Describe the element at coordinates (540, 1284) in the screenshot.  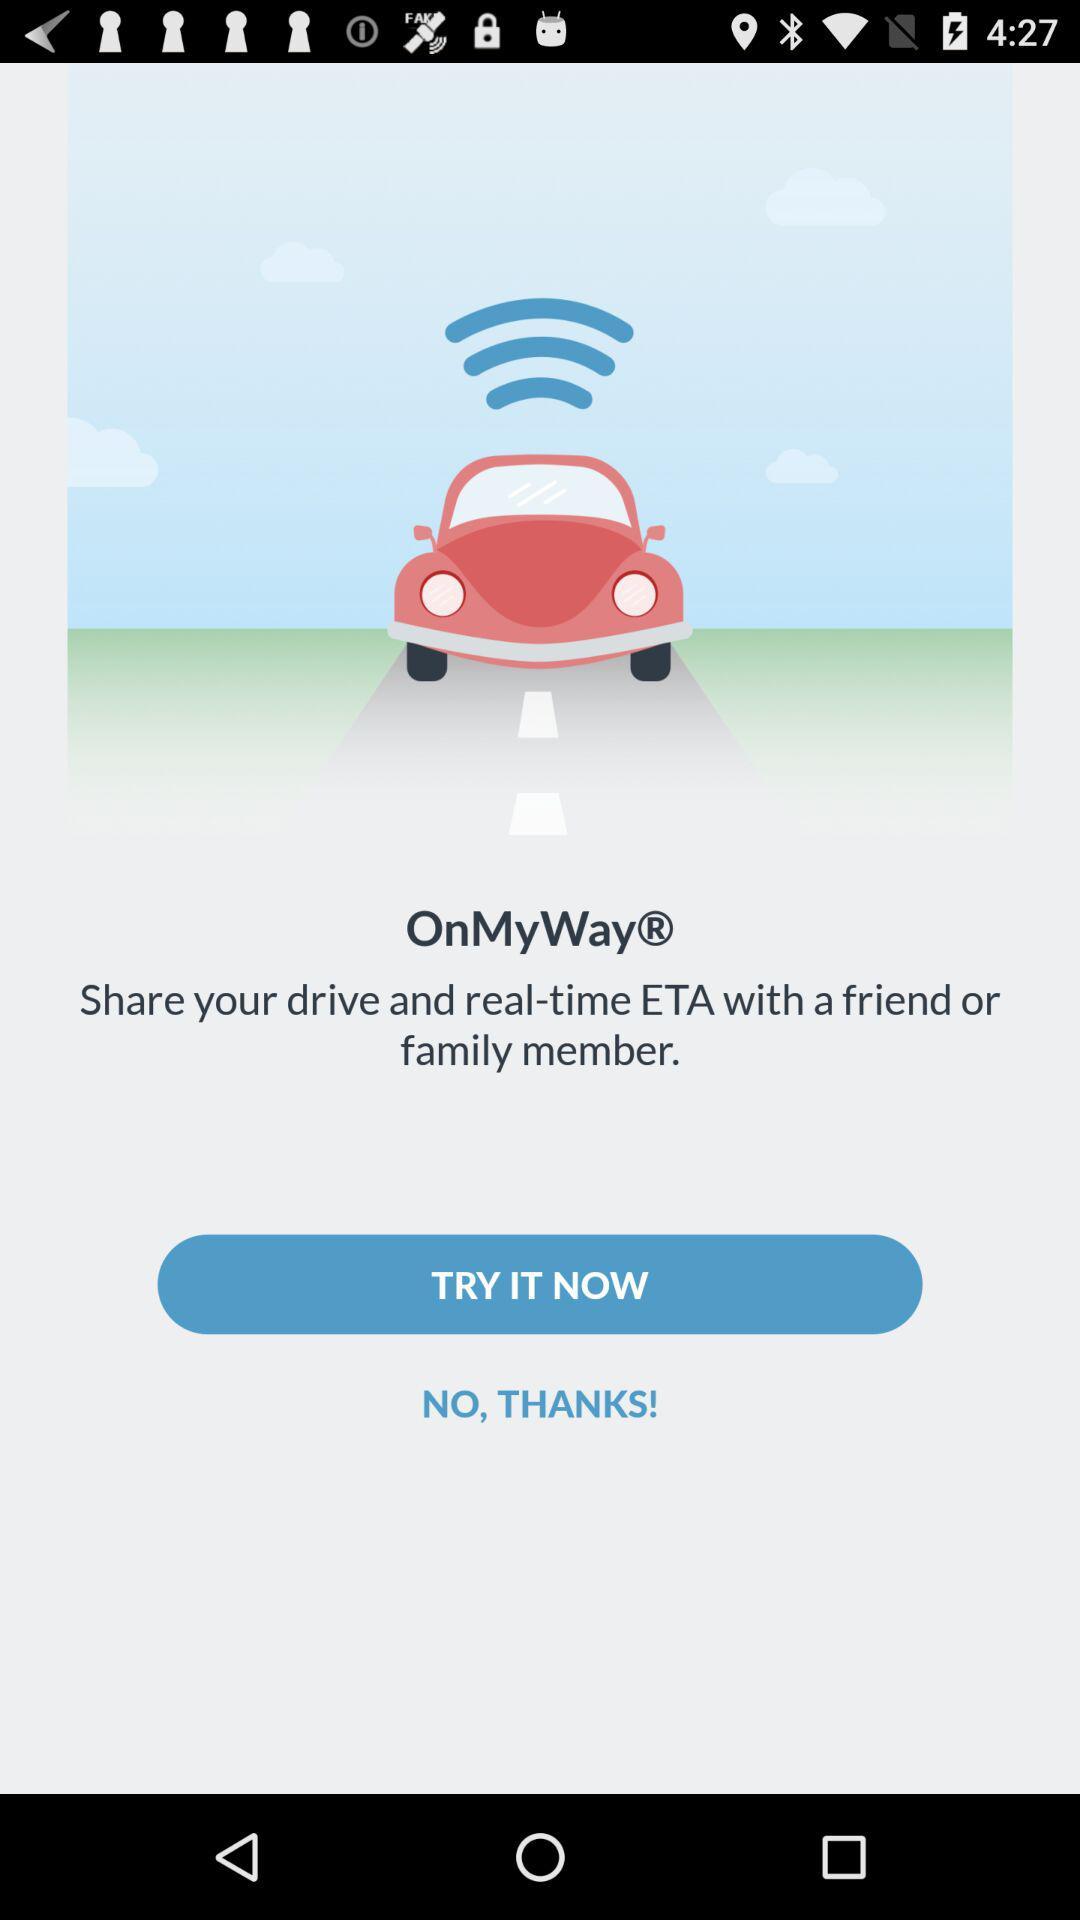
I see `item below the share your drive icon` at that location.